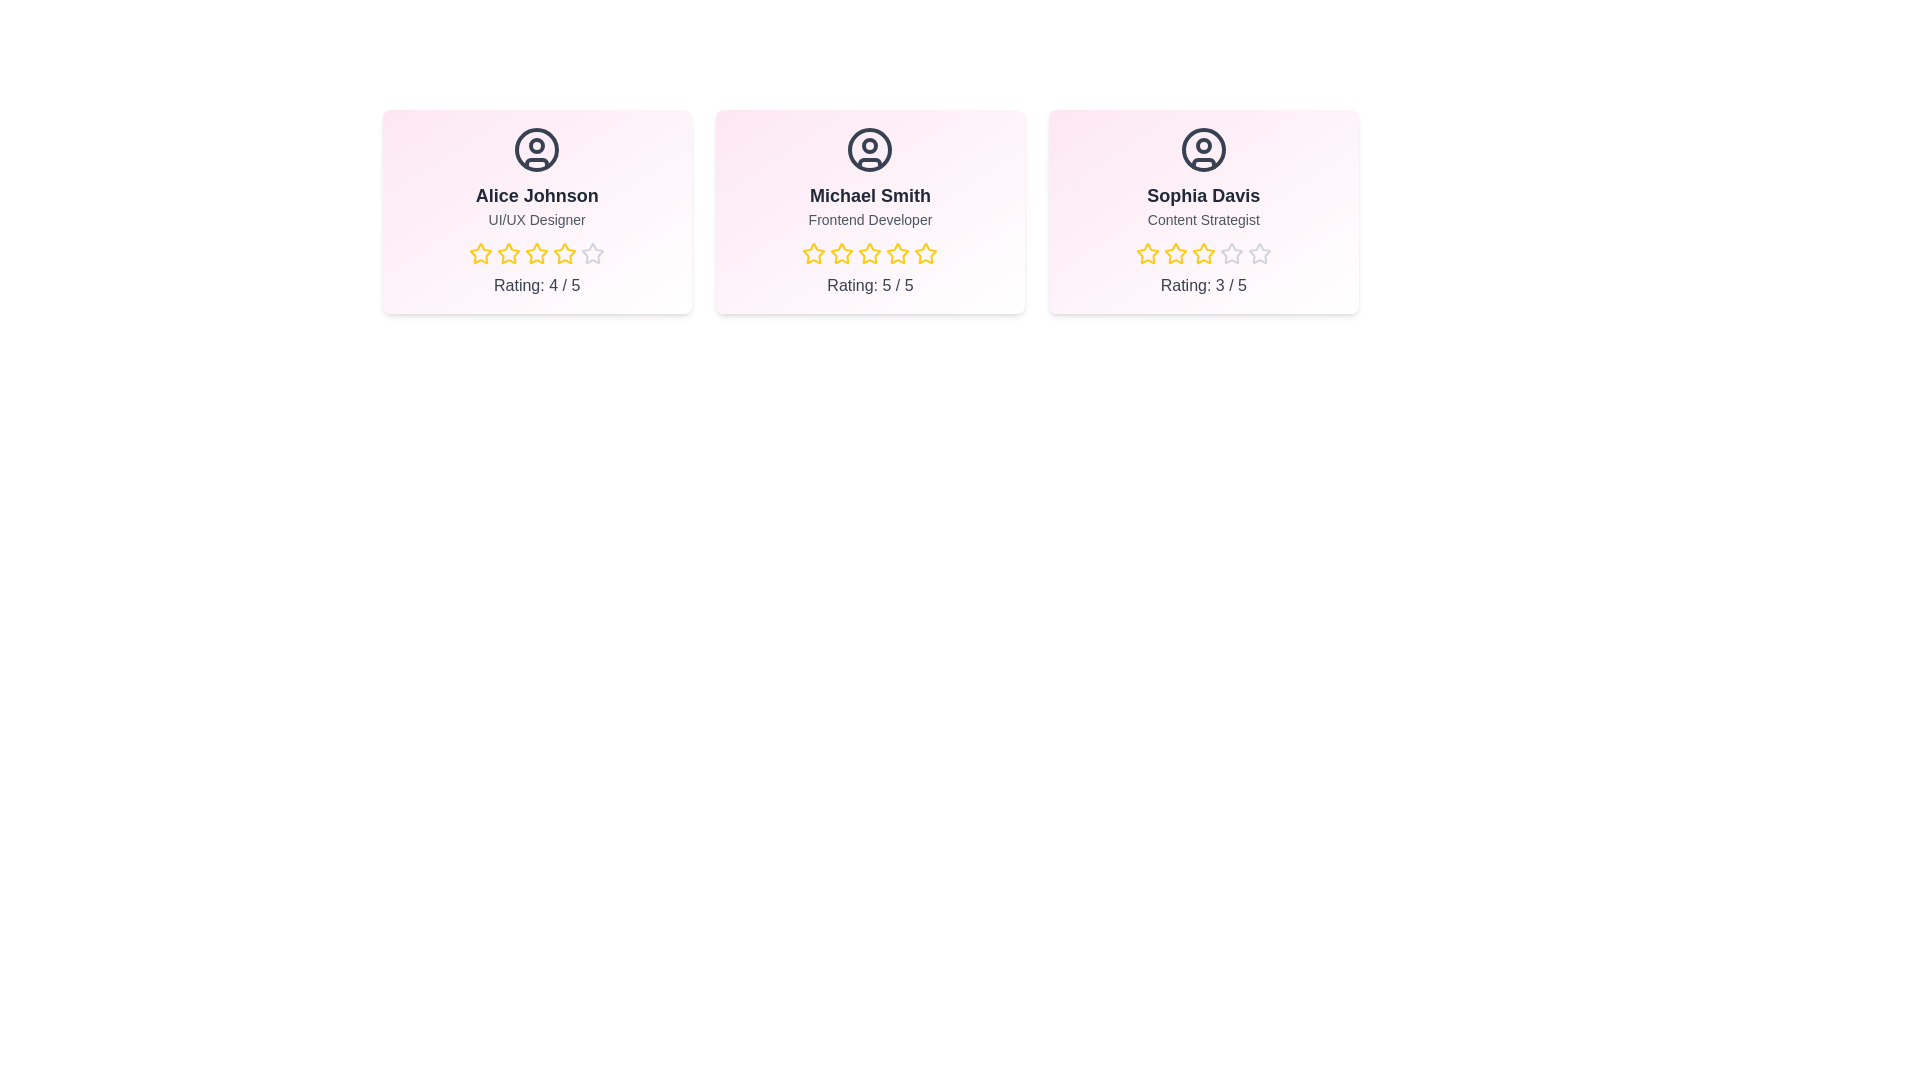  What do you see at coordinates (1230, 253) in the screenshot?
I see `the star corresponding to 4 stars for the team member Sophia Davis` at bounding box center [1230, 253].